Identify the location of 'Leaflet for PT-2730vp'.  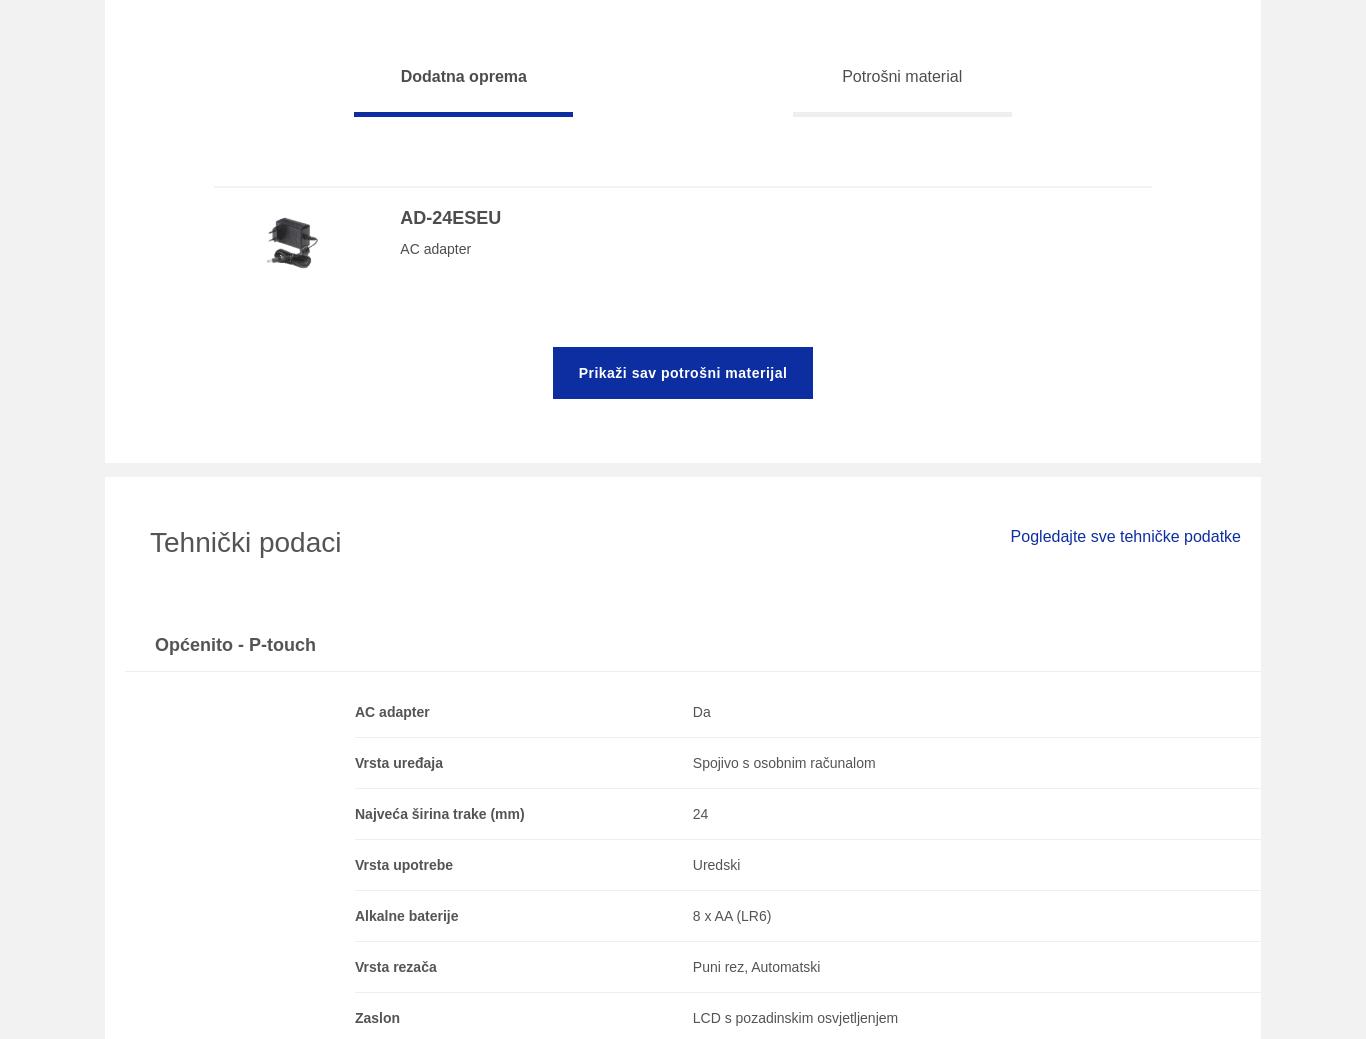
(164, 367).